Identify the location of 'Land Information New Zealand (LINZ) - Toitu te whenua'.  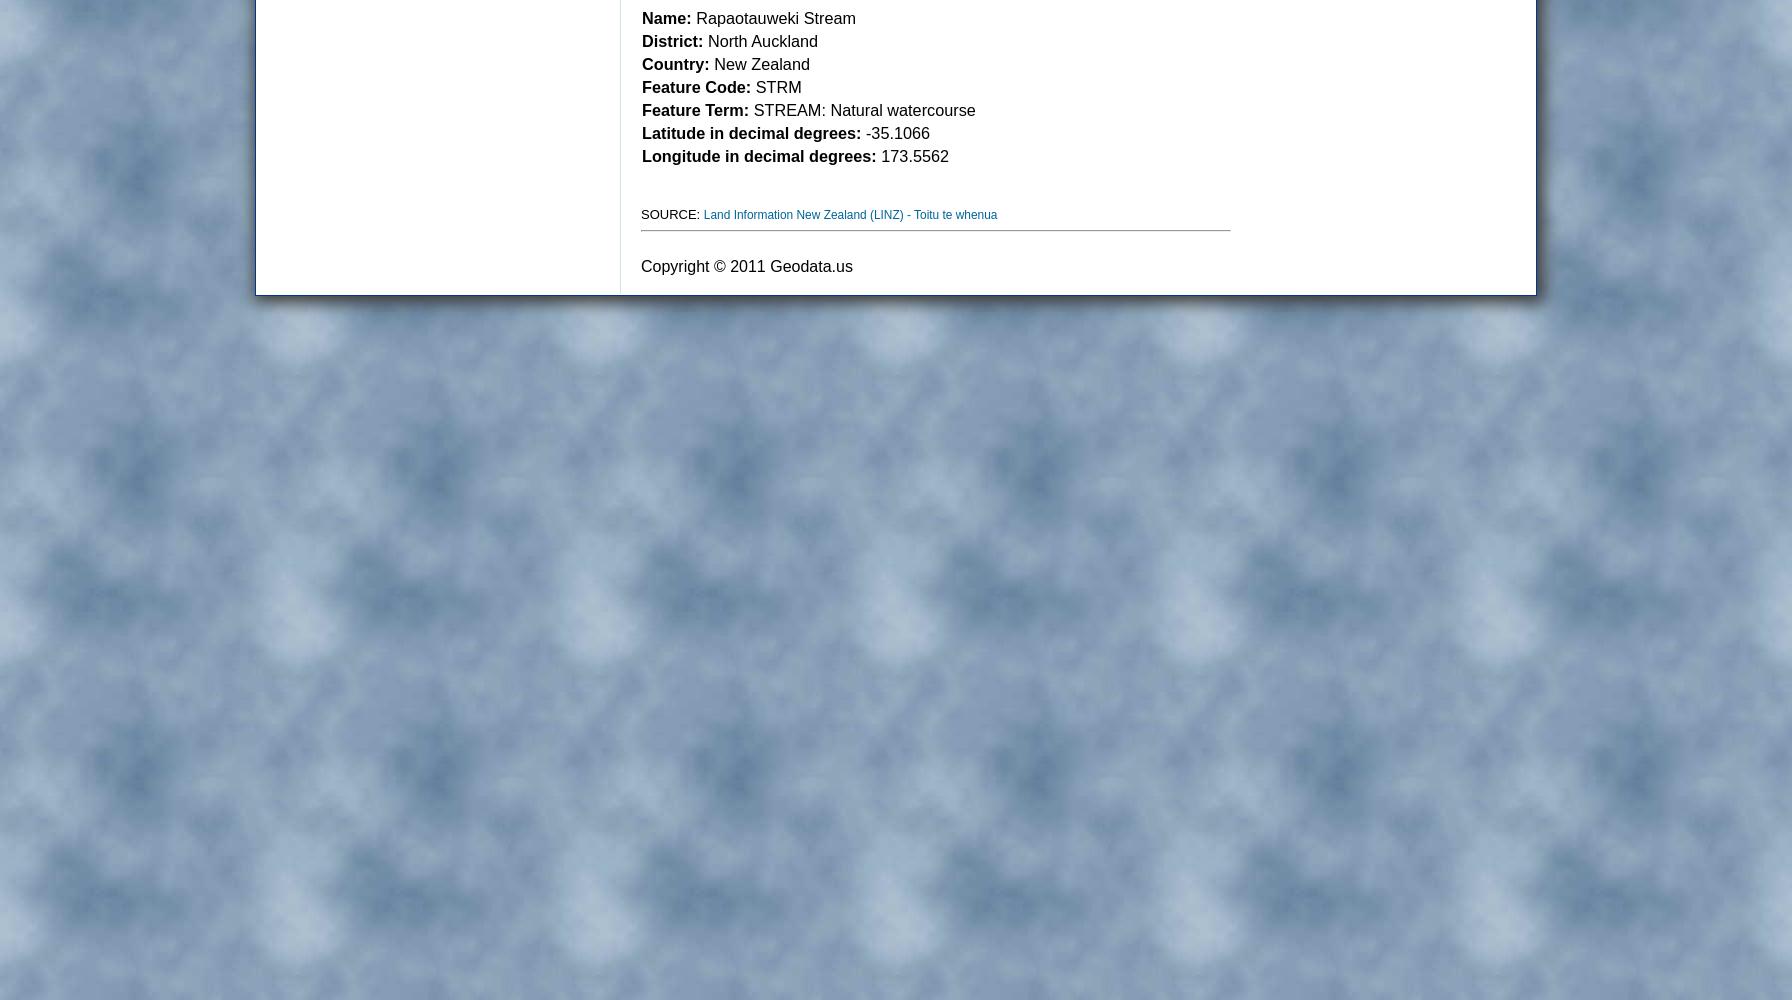
(703, 214).